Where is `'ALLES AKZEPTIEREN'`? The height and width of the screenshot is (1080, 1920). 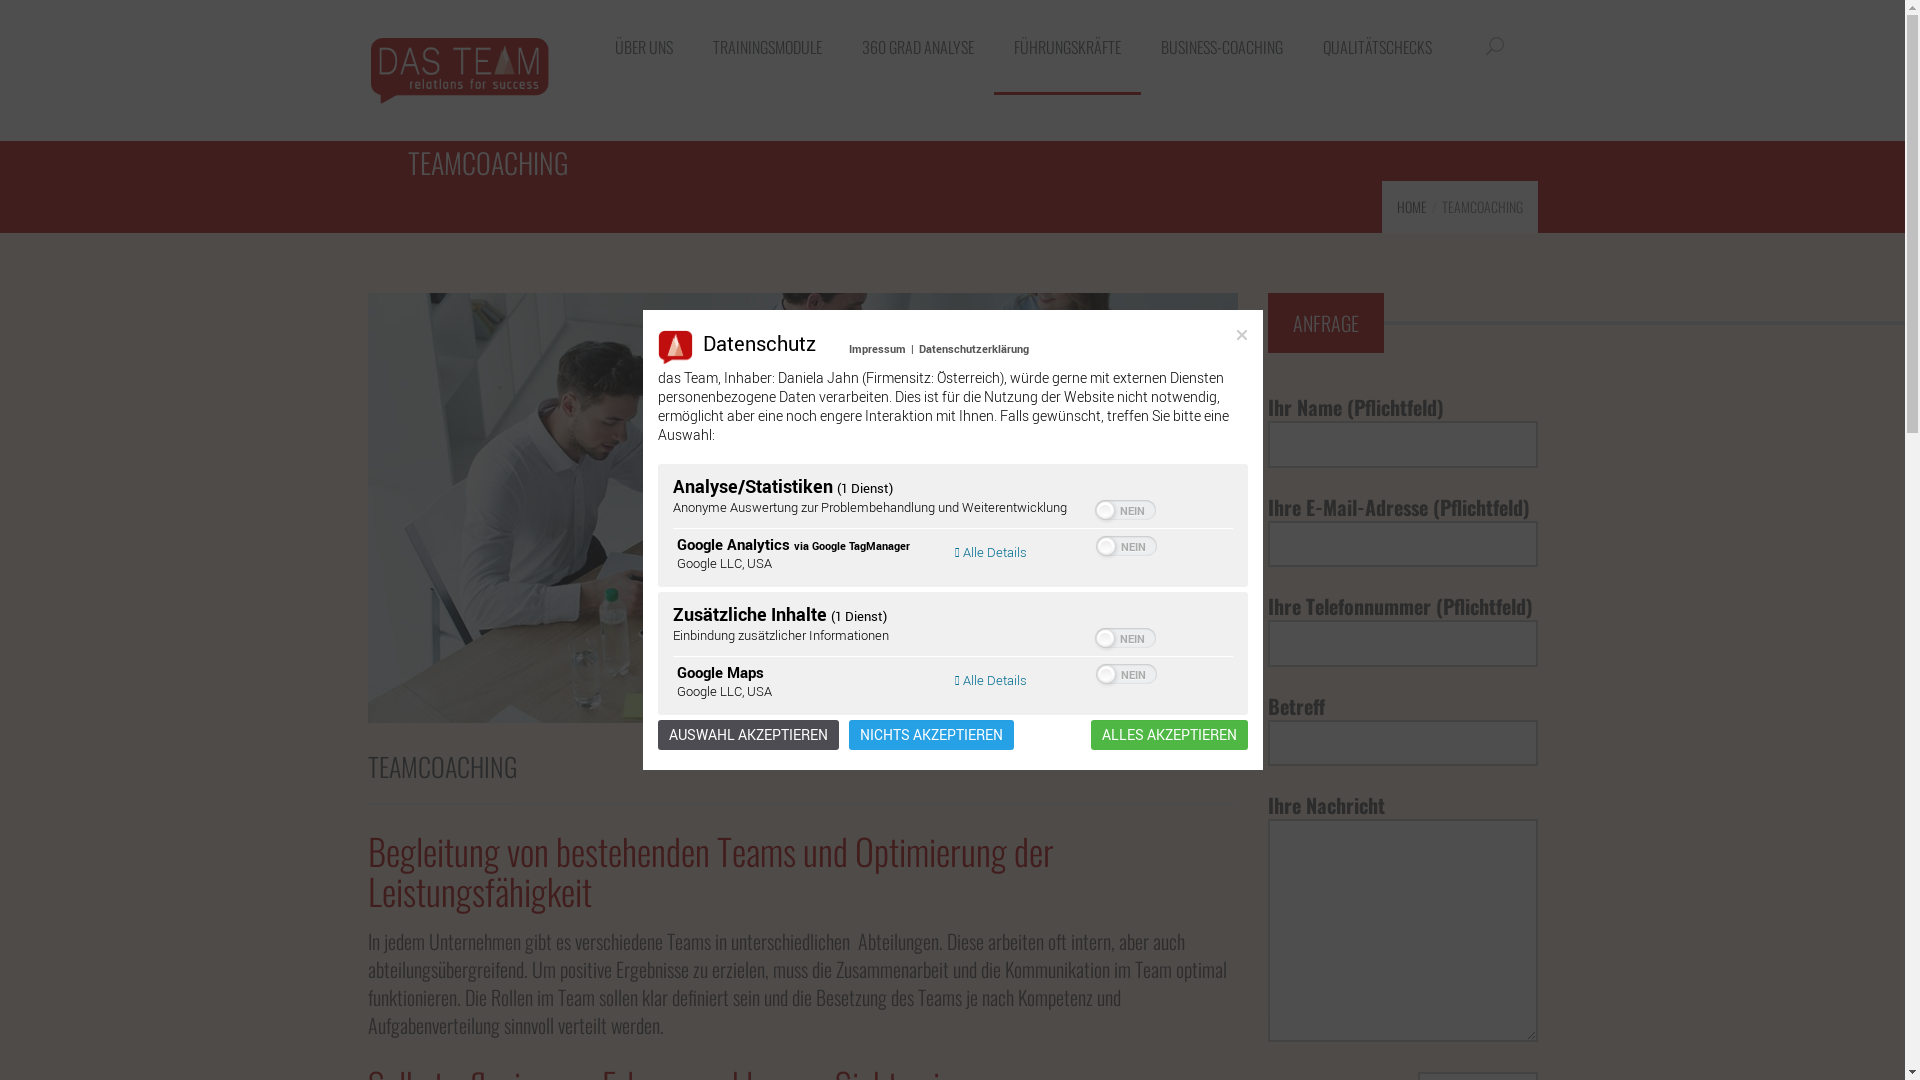 'ALLES AKZEPTIEREN' is located at coordinates (1168, 735).